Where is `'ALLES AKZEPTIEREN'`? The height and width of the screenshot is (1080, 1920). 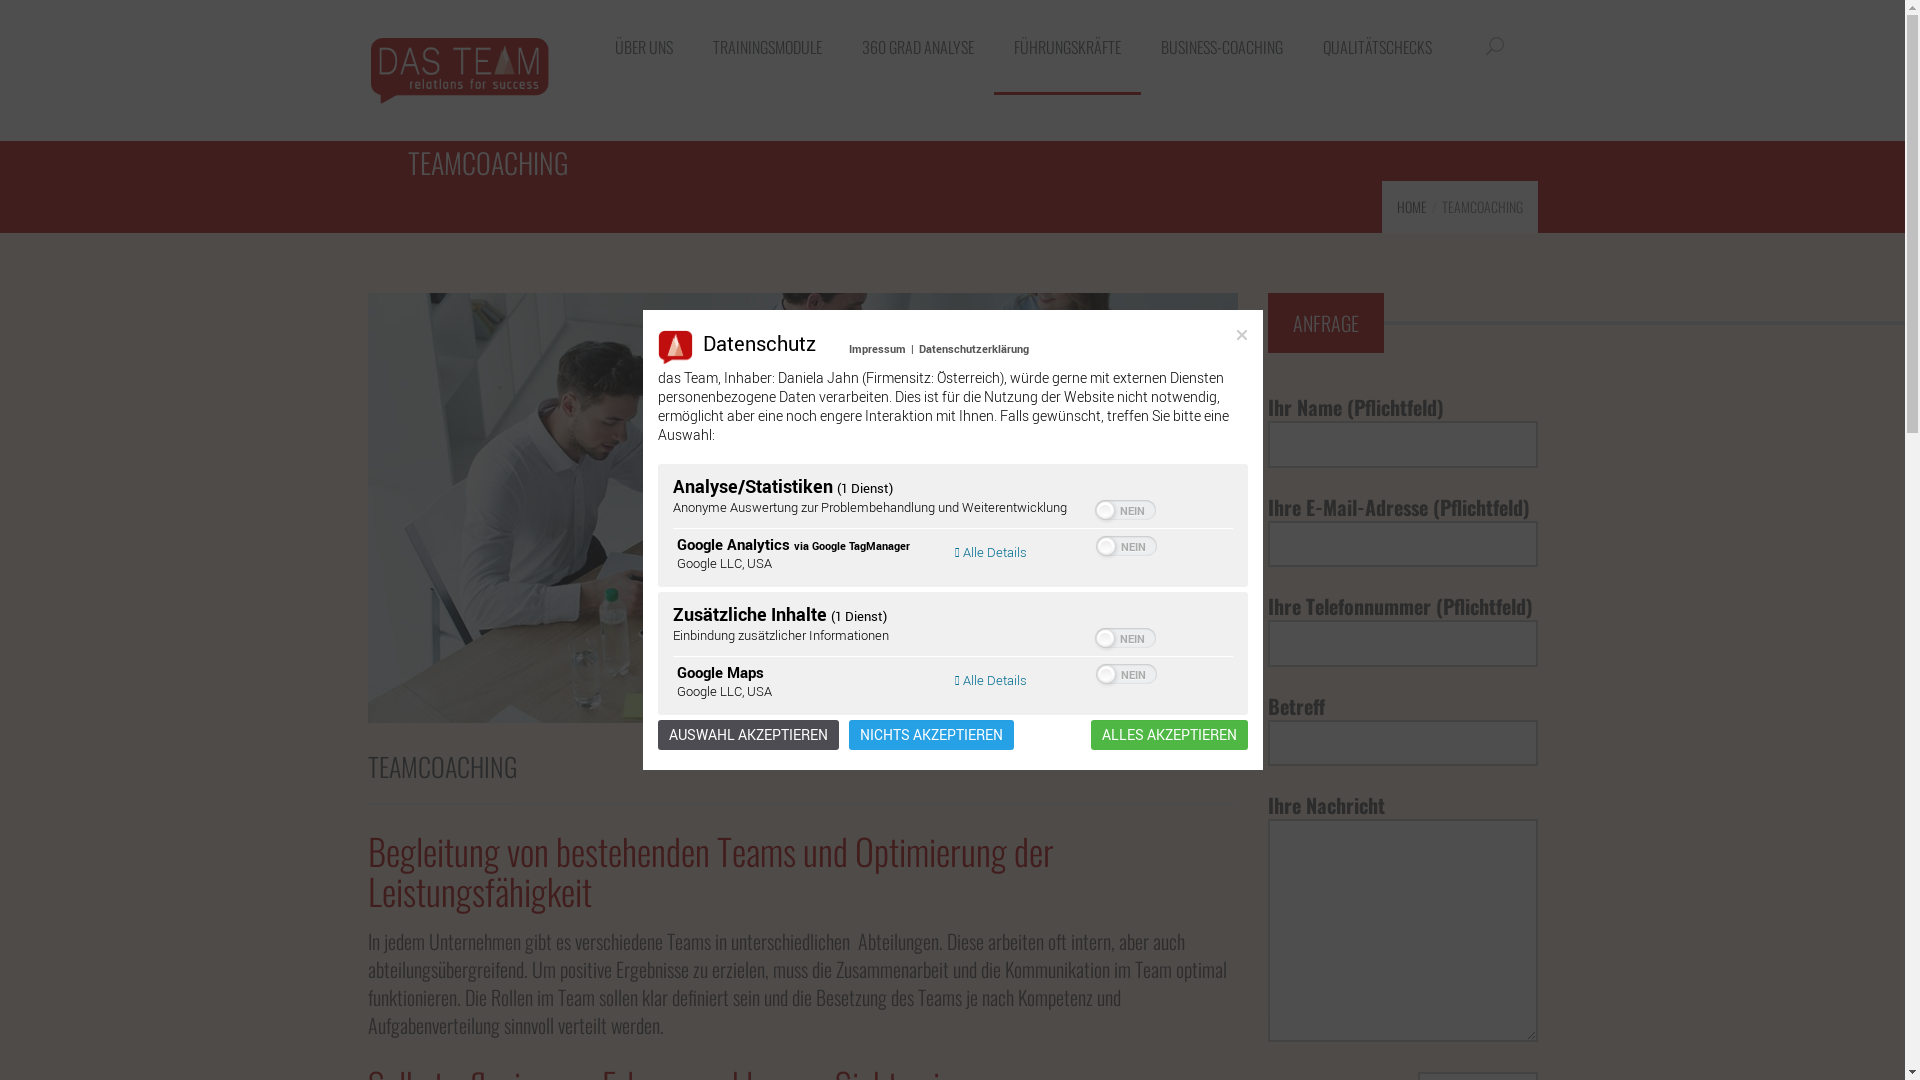 'ALLES AKZEPTIEREN' is located at coordinates (1168, 735).